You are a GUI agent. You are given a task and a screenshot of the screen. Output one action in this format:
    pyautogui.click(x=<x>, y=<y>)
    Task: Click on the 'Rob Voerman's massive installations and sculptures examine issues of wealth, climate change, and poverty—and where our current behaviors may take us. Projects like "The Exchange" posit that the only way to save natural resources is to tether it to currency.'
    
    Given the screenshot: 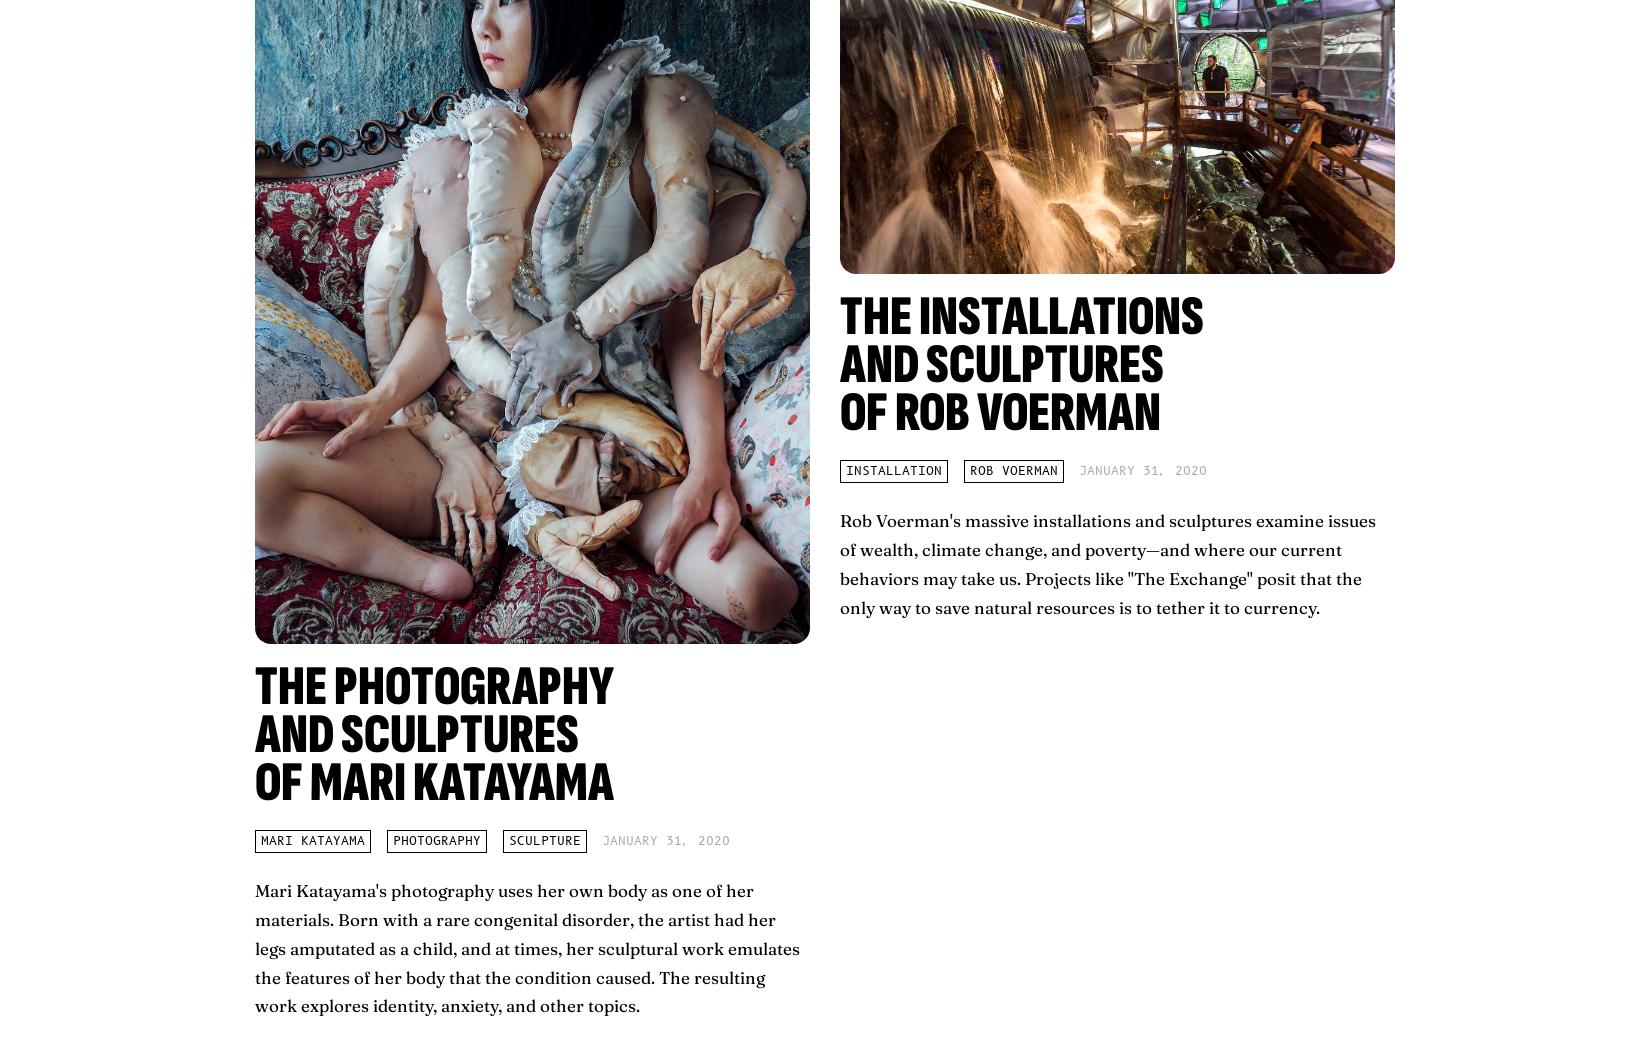 What is the action you would take?
    pyautogui.click(x=1107, y=562)
    